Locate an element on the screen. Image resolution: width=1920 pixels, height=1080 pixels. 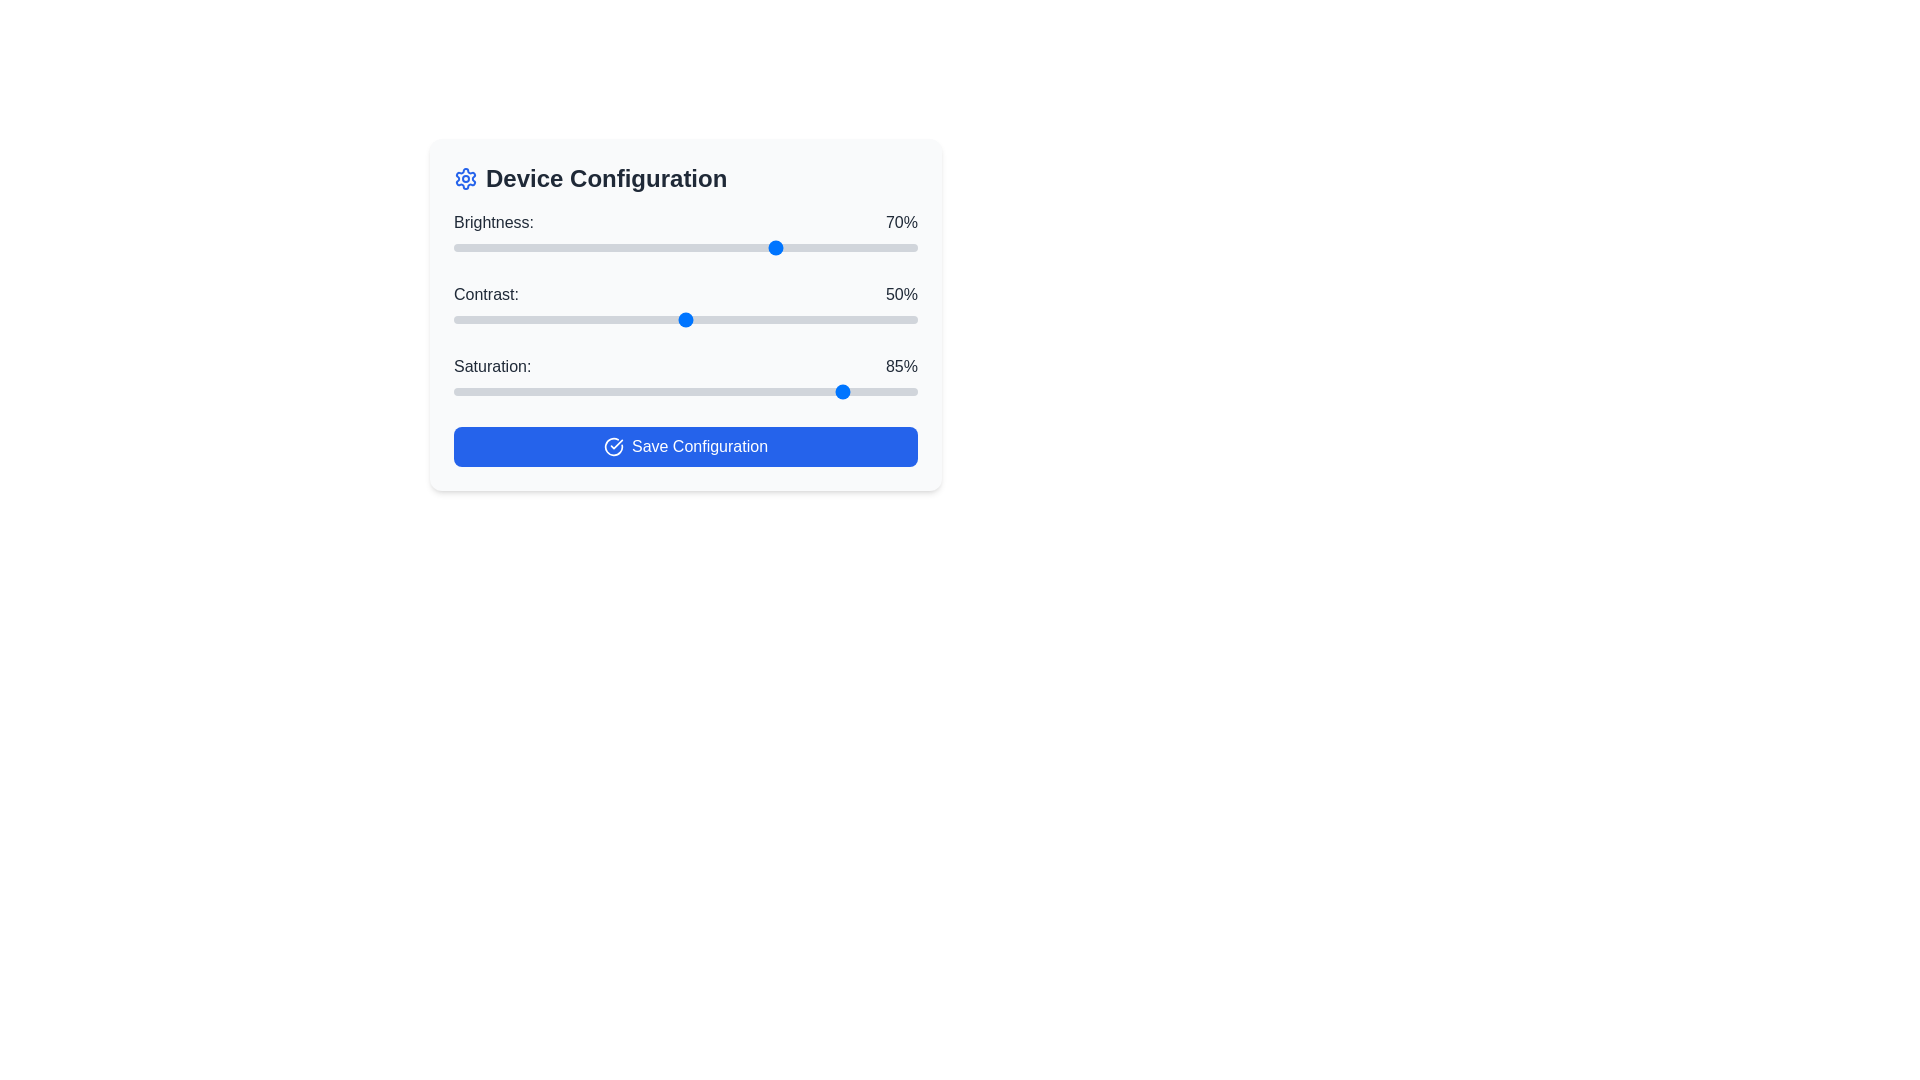
saturation is located at coordinates (857, 392).